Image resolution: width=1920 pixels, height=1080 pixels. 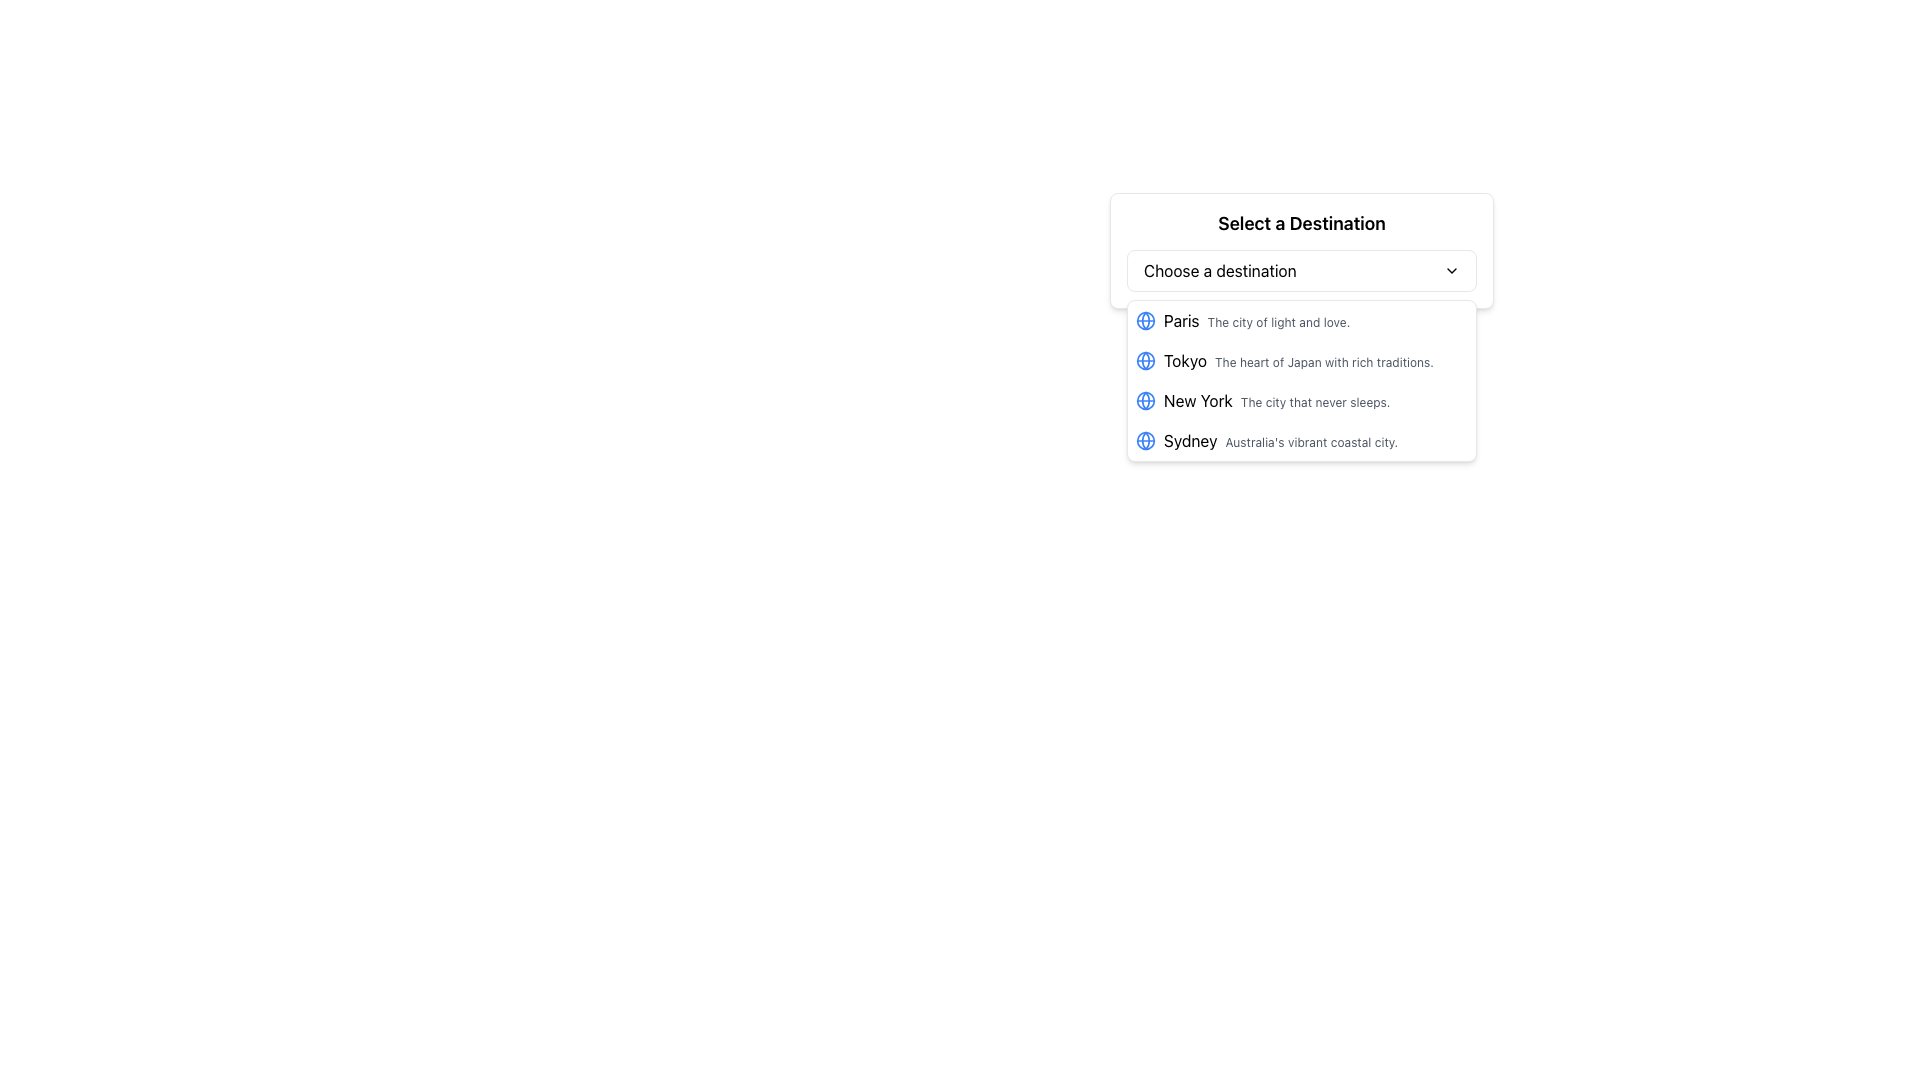 What do you see at coordinates (1146, 439) in the screenshot?
I see `the graphical representation of the small curve within the globe icon that precedes the list item labeled 'Paris'` at bounding box center [1146, 439].